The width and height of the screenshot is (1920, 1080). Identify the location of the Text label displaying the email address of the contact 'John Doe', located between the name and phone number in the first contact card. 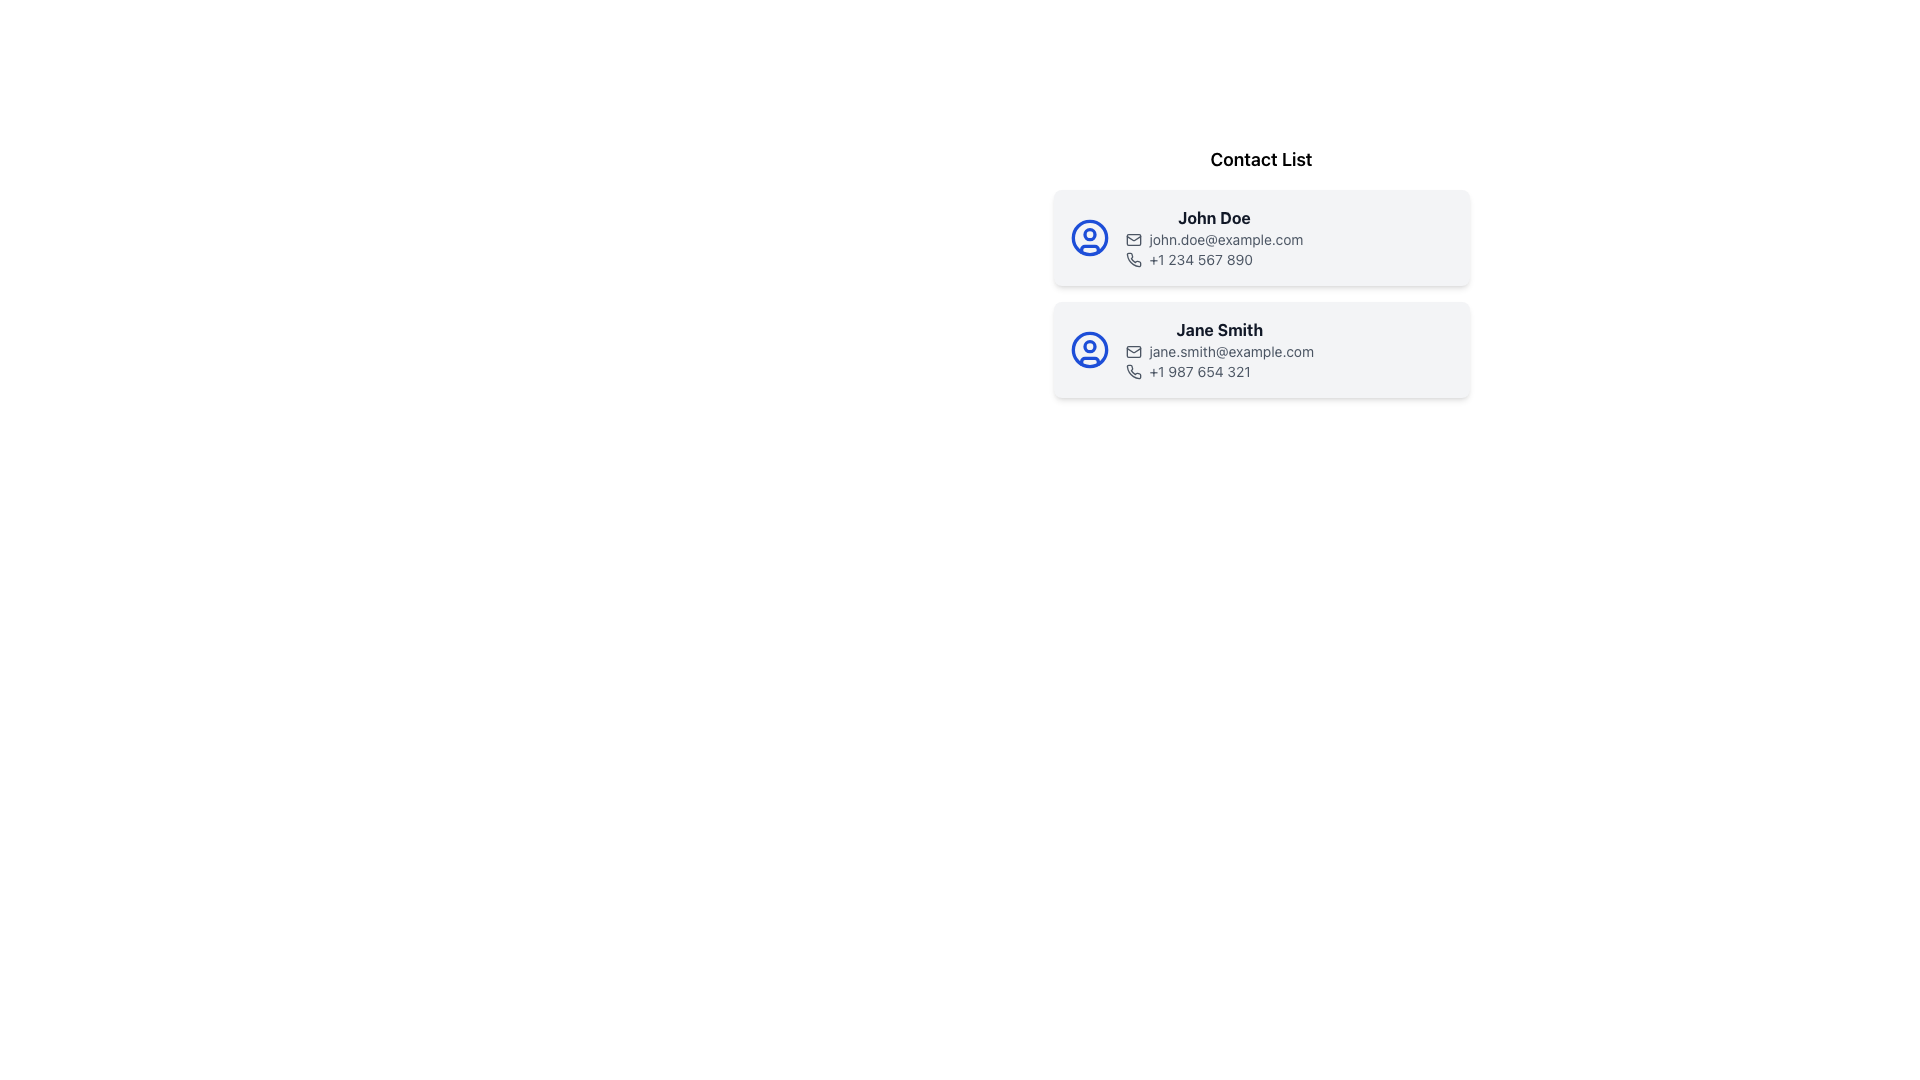
(1213, 238).